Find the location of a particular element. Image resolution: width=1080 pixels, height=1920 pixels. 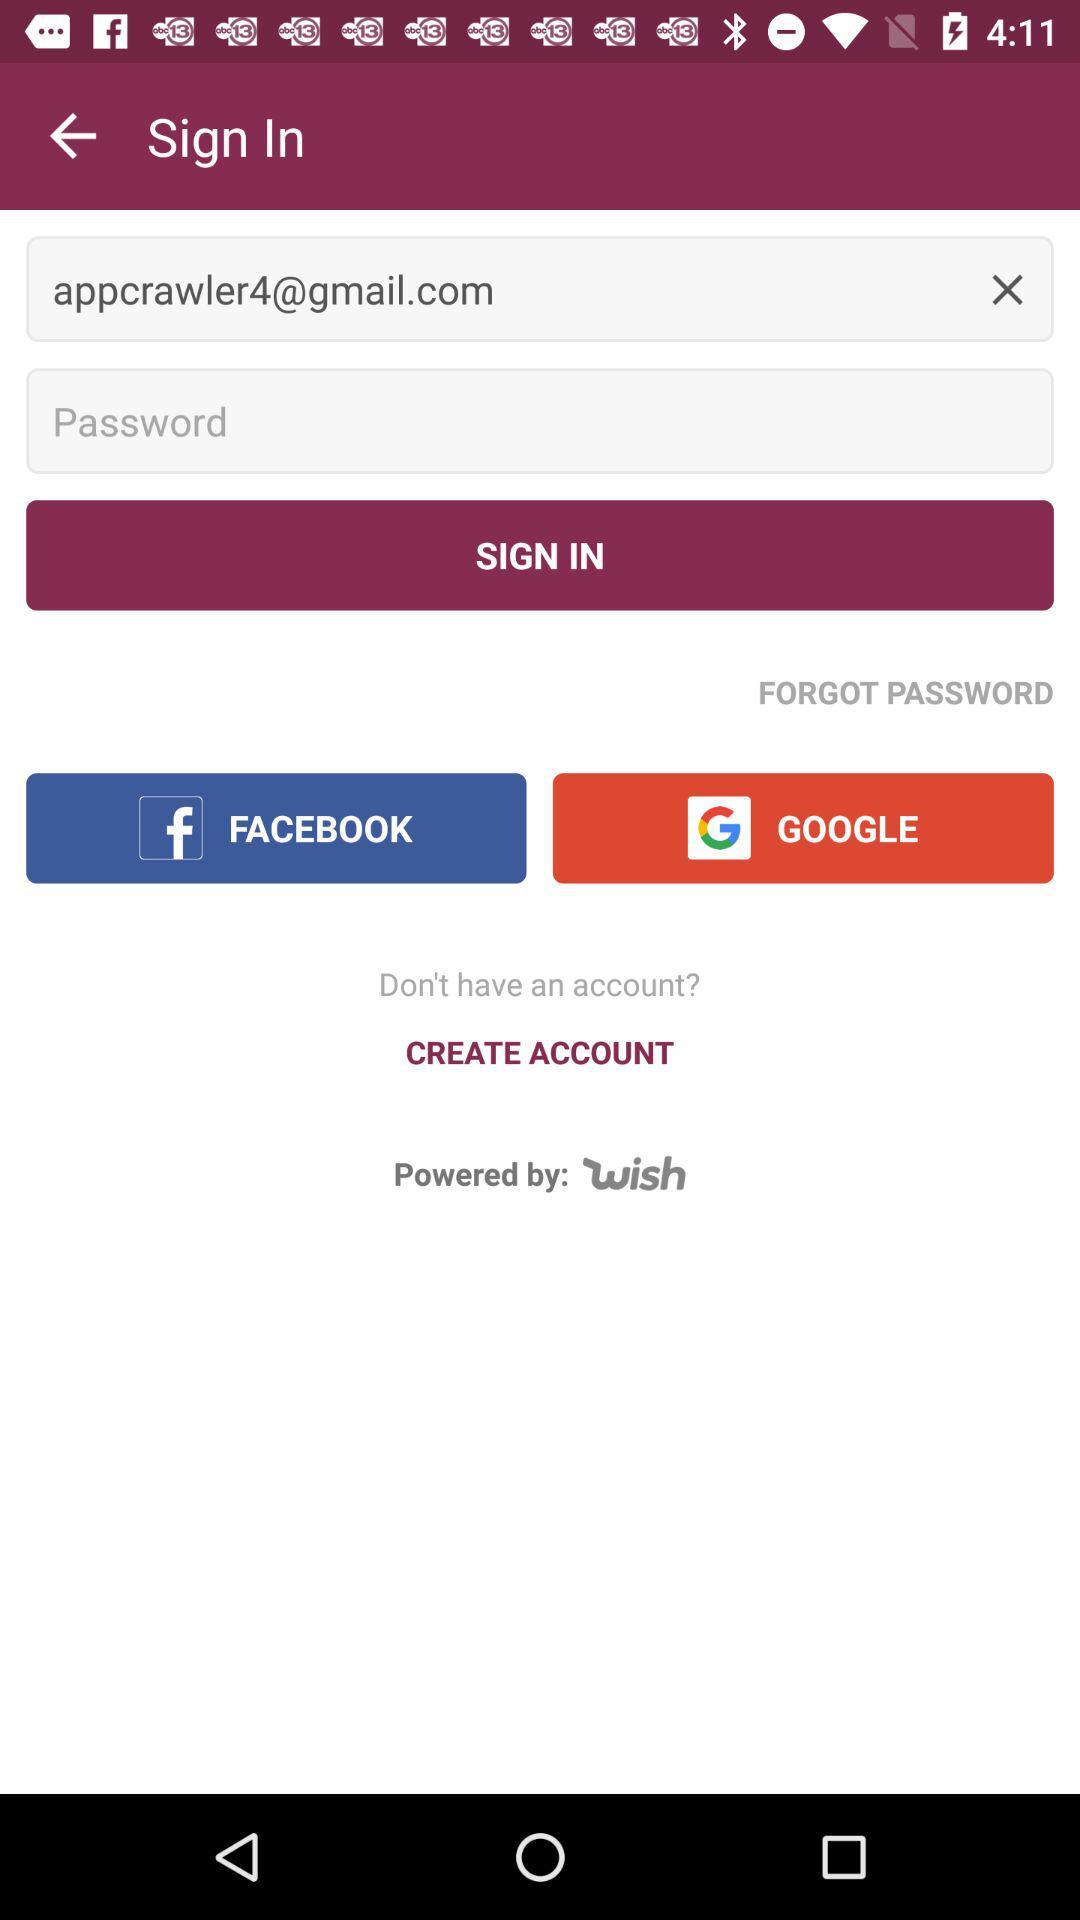

appcrawler4@gmail.com item is located at coordinates (540, 288).